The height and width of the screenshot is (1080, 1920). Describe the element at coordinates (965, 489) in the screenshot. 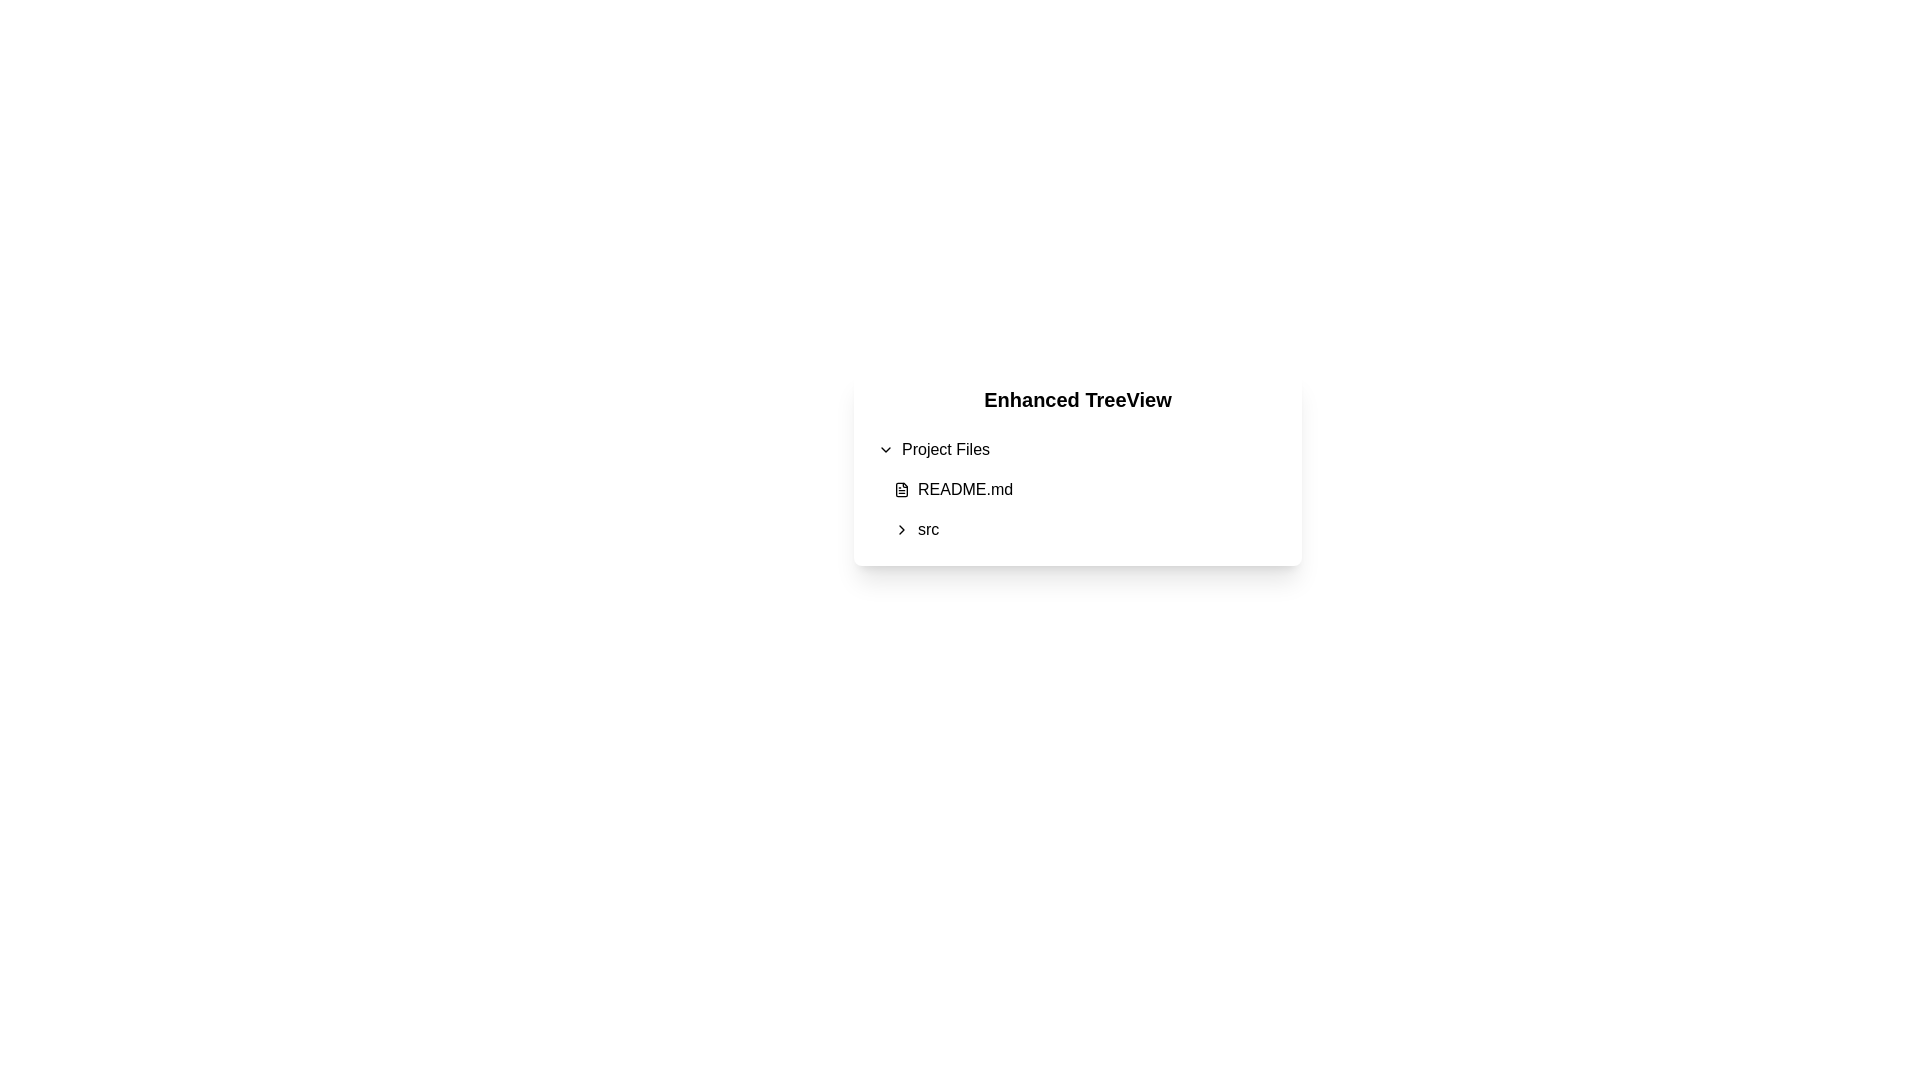

I see `the text label 'README.md' located in the file navigation view, positioned almost at the center horizontally and slightly below the center vertically` at that location.